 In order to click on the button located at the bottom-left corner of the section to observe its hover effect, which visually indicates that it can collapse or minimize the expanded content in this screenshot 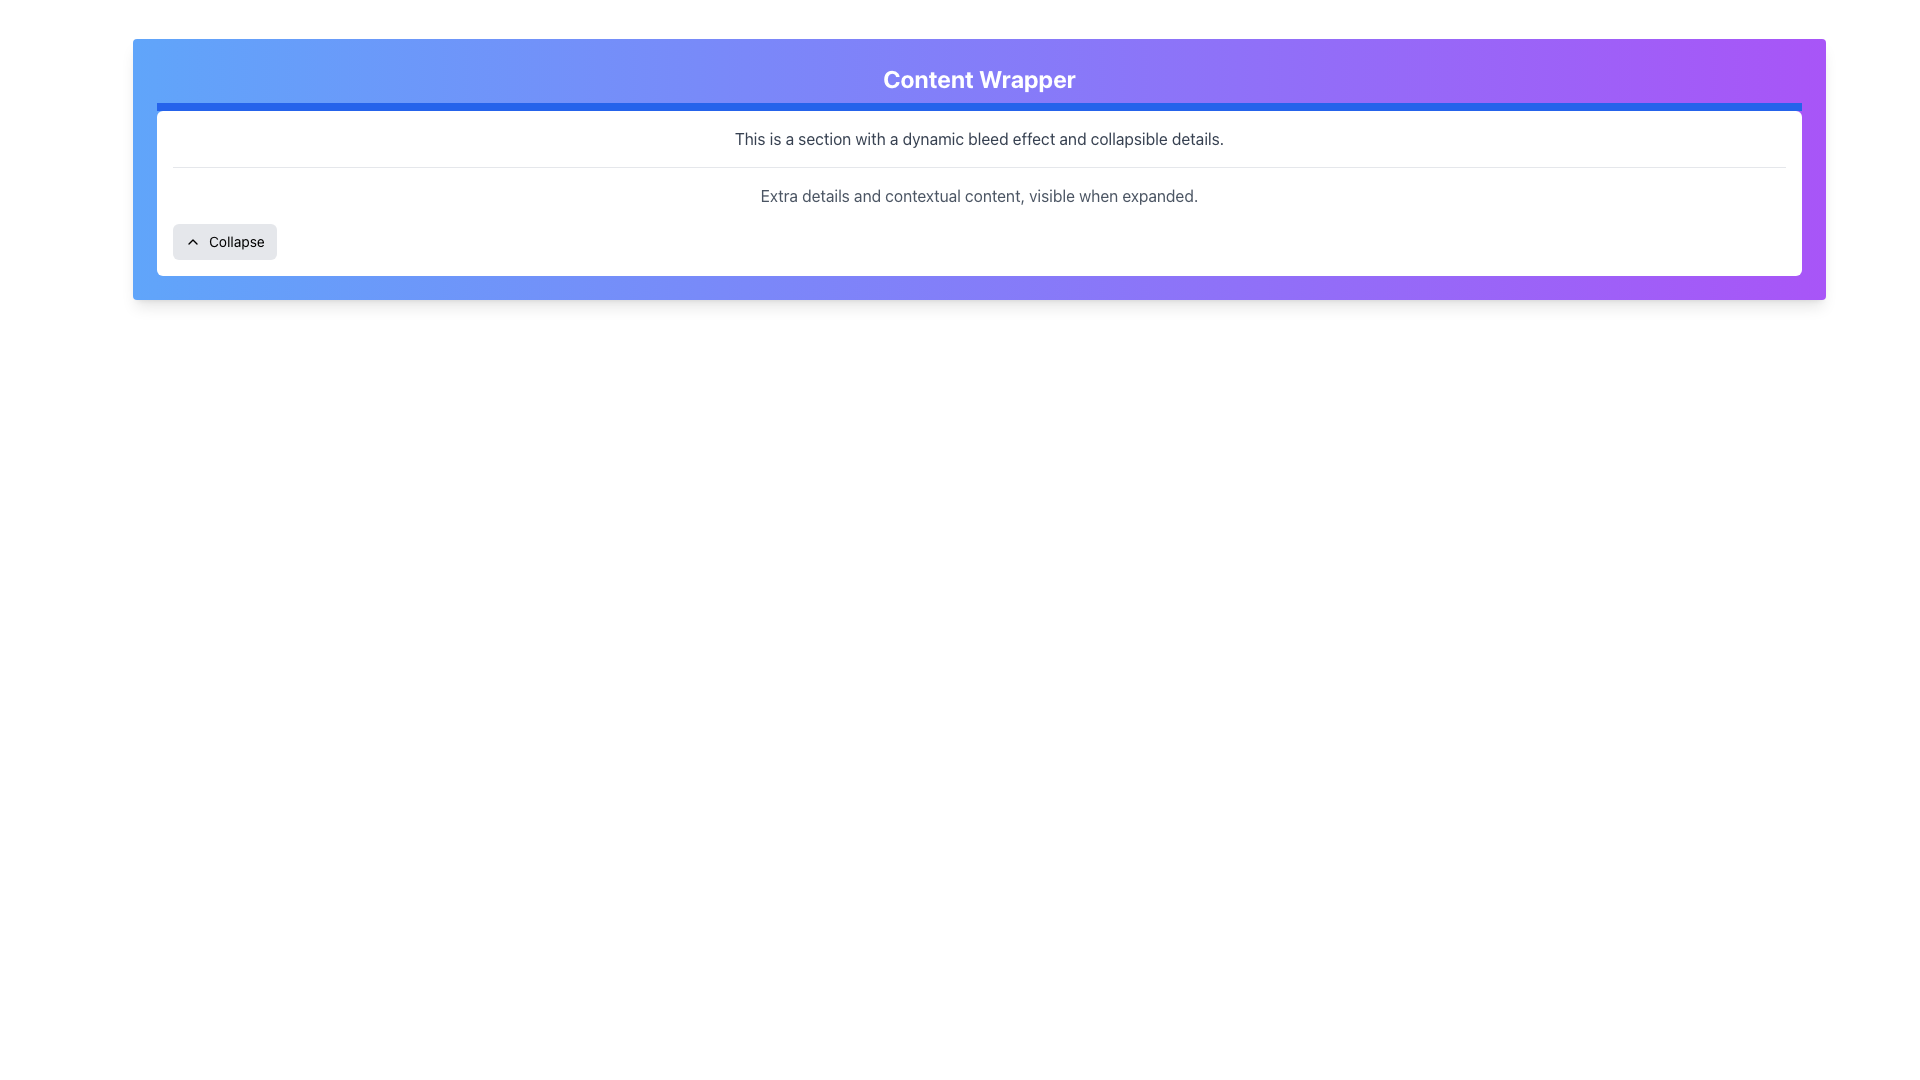, I will do `click(224, 241)`.